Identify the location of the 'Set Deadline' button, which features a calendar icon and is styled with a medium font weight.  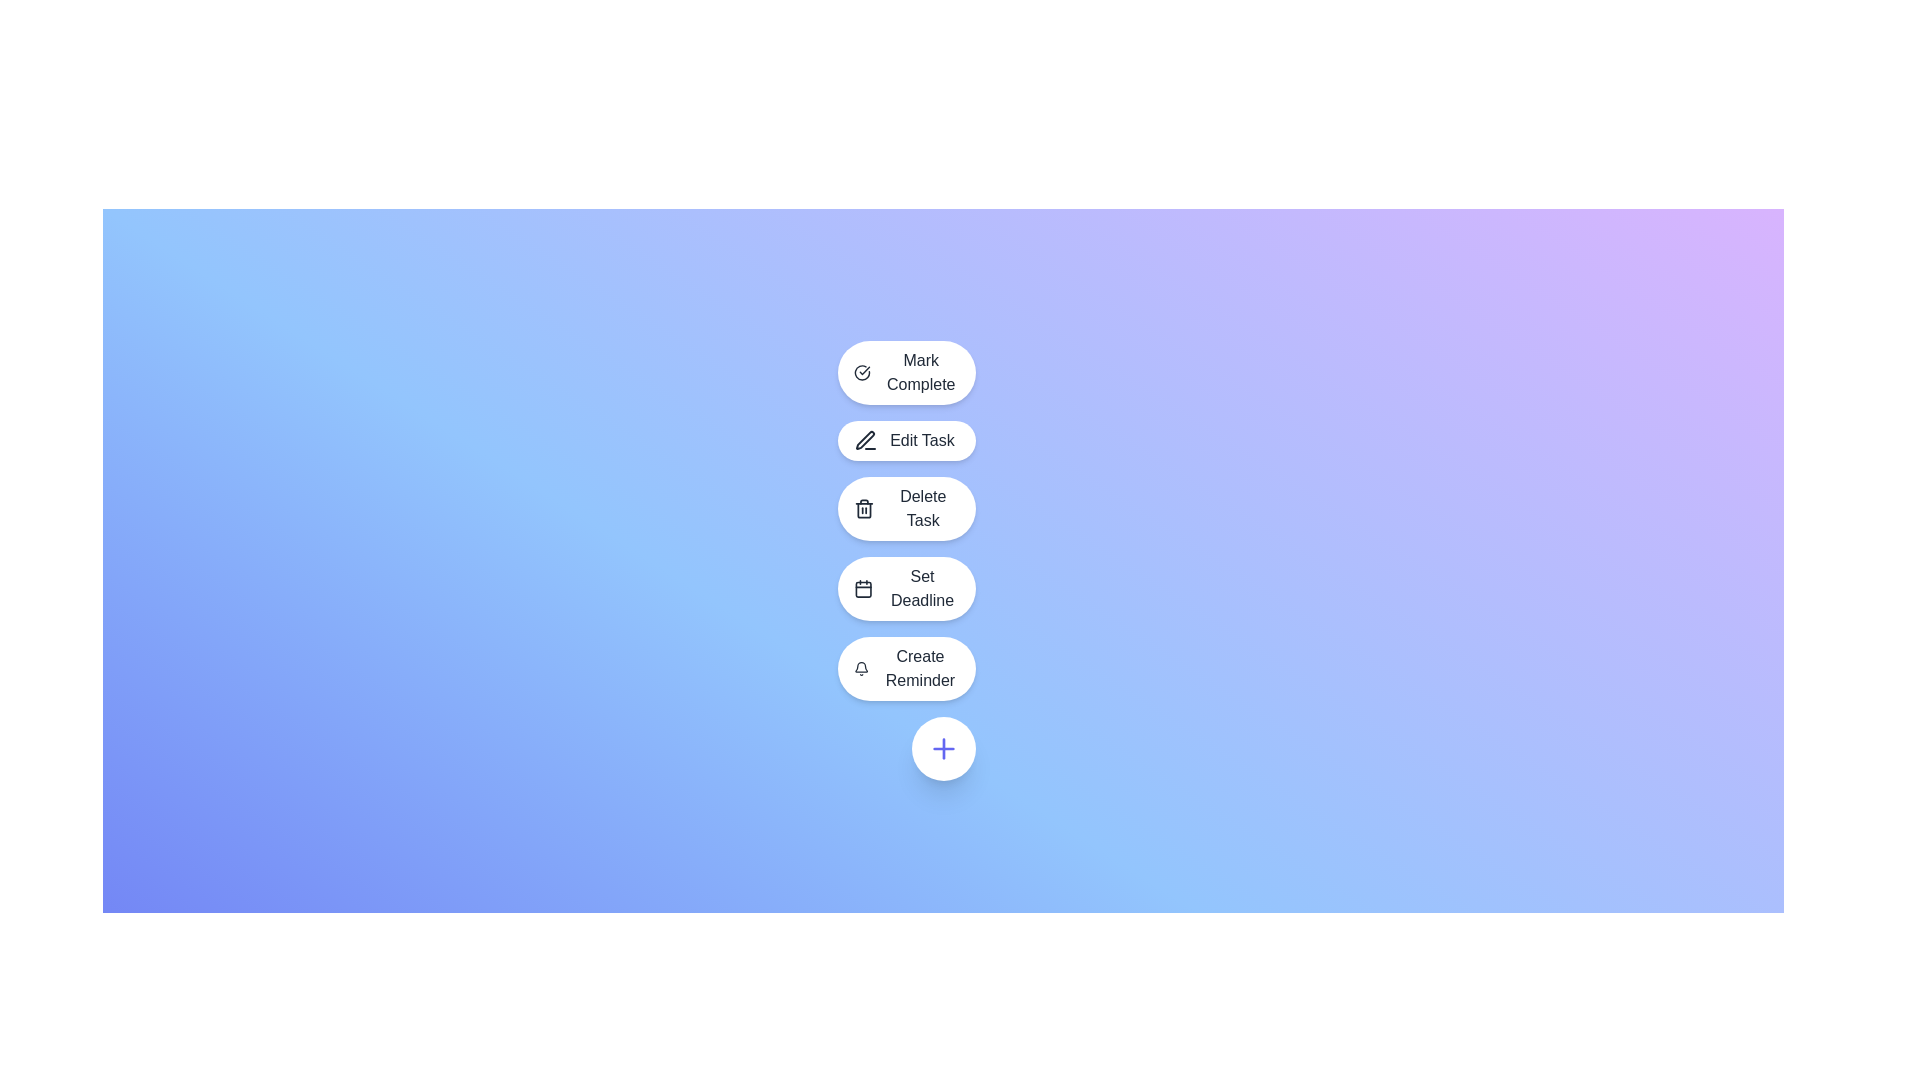
(920, 588).